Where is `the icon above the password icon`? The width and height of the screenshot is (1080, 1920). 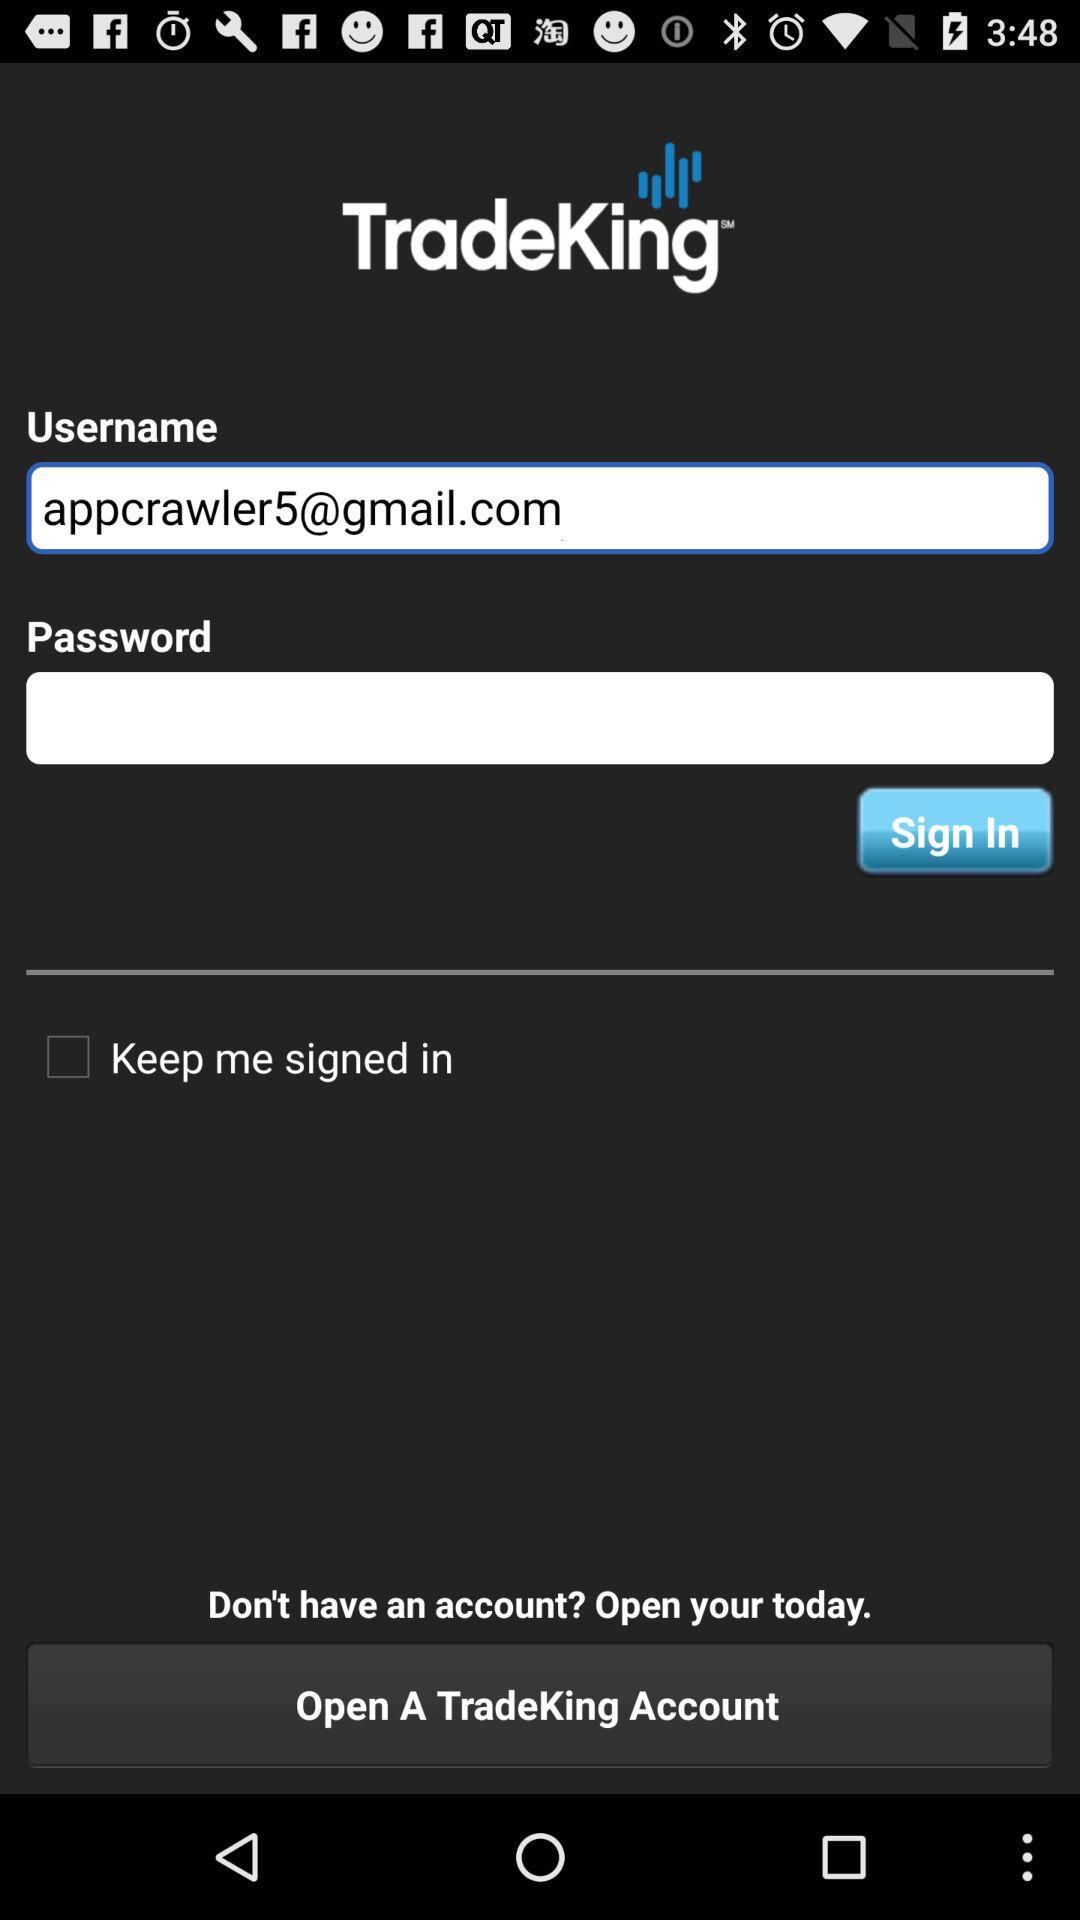 the icon above the password icon is located at coordinates (540, 508).